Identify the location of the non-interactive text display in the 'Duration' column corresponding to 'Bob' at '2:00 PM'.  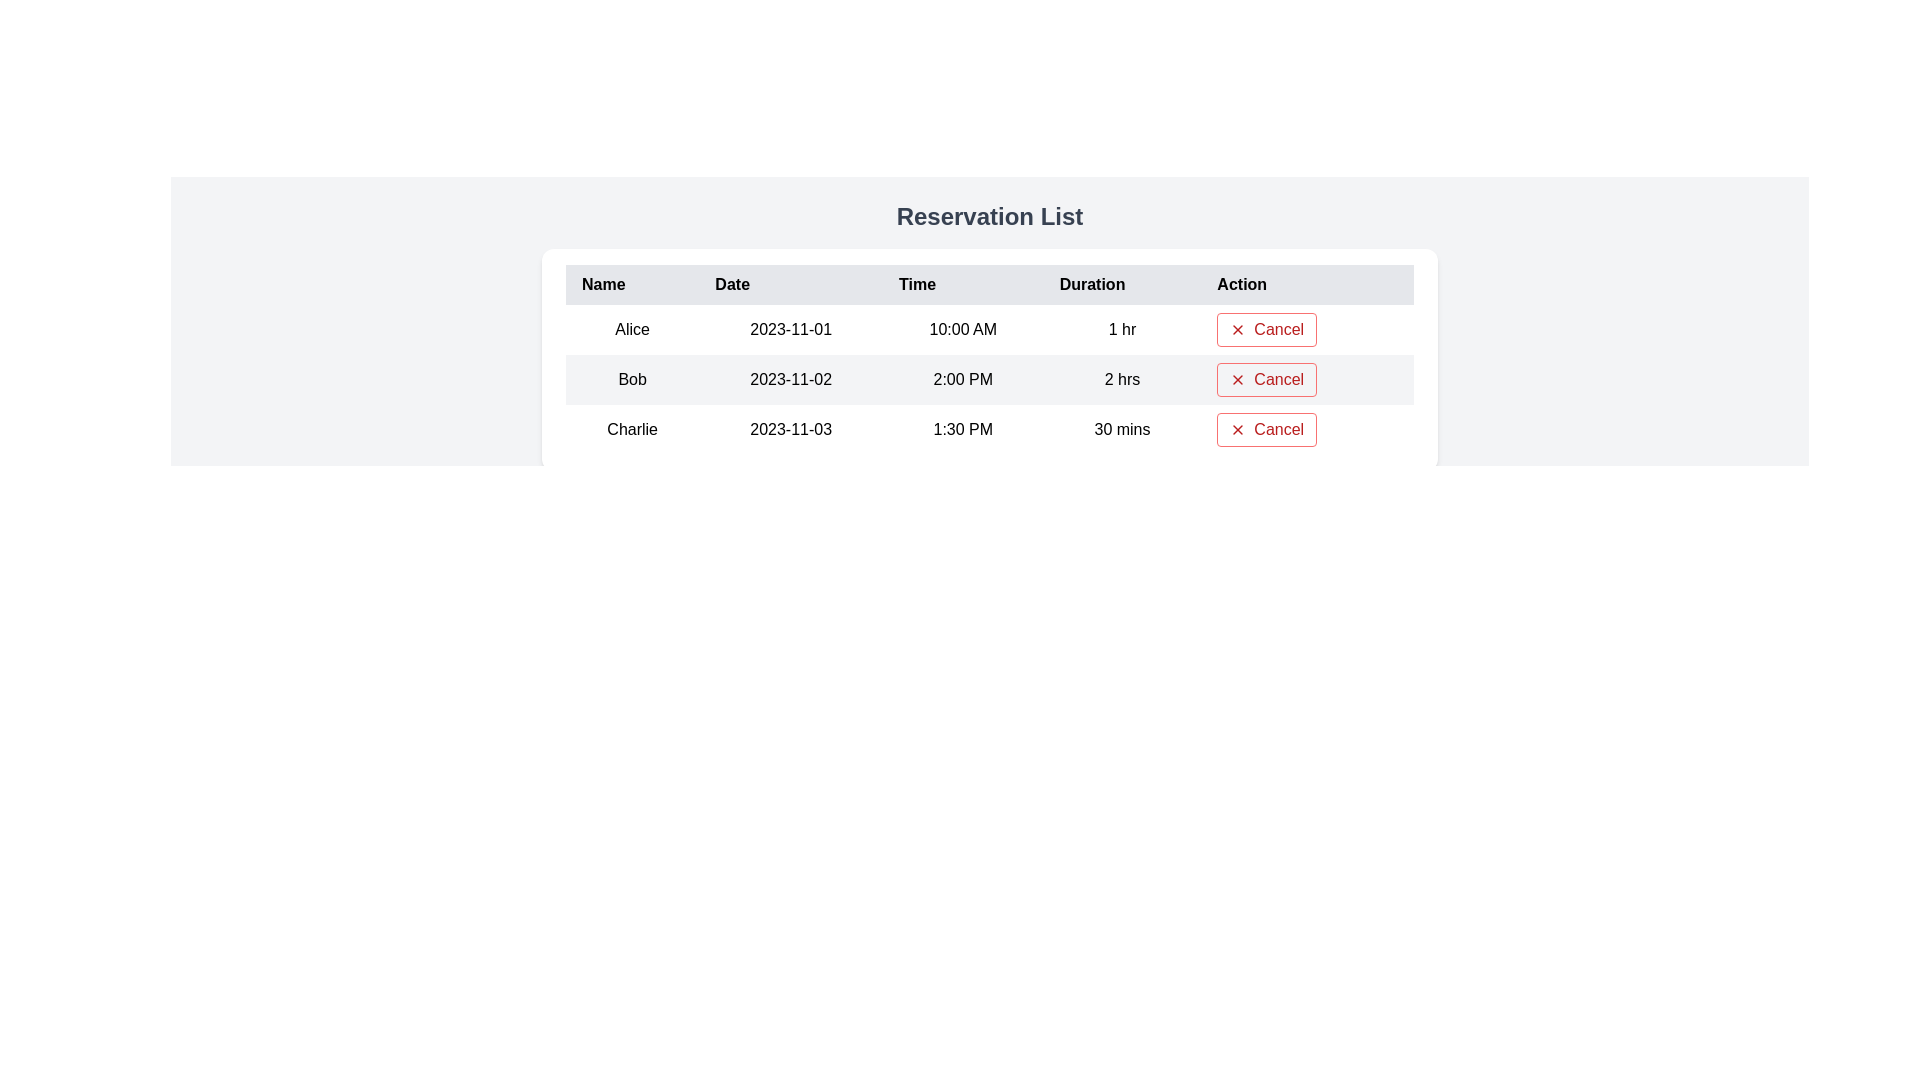
(1122, 380).